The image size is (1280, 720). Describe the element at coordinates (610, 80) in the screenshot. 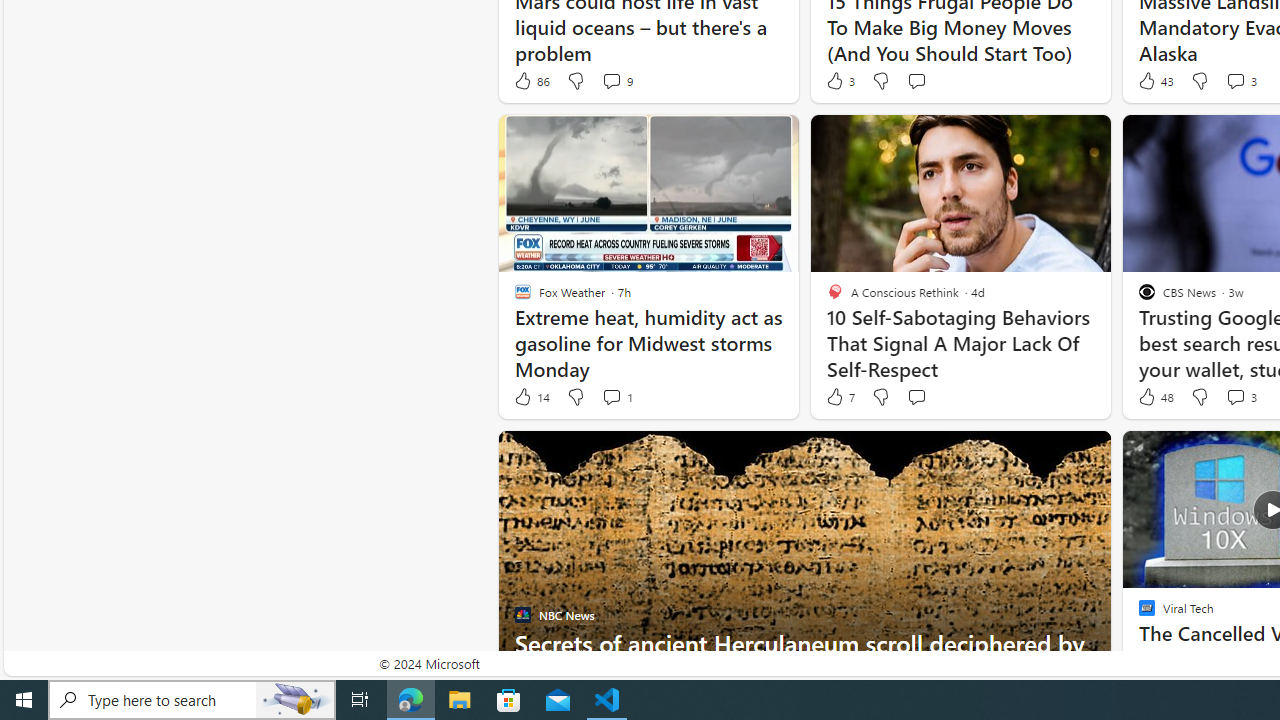

I see `'View comments 9 Comment'` at that location.